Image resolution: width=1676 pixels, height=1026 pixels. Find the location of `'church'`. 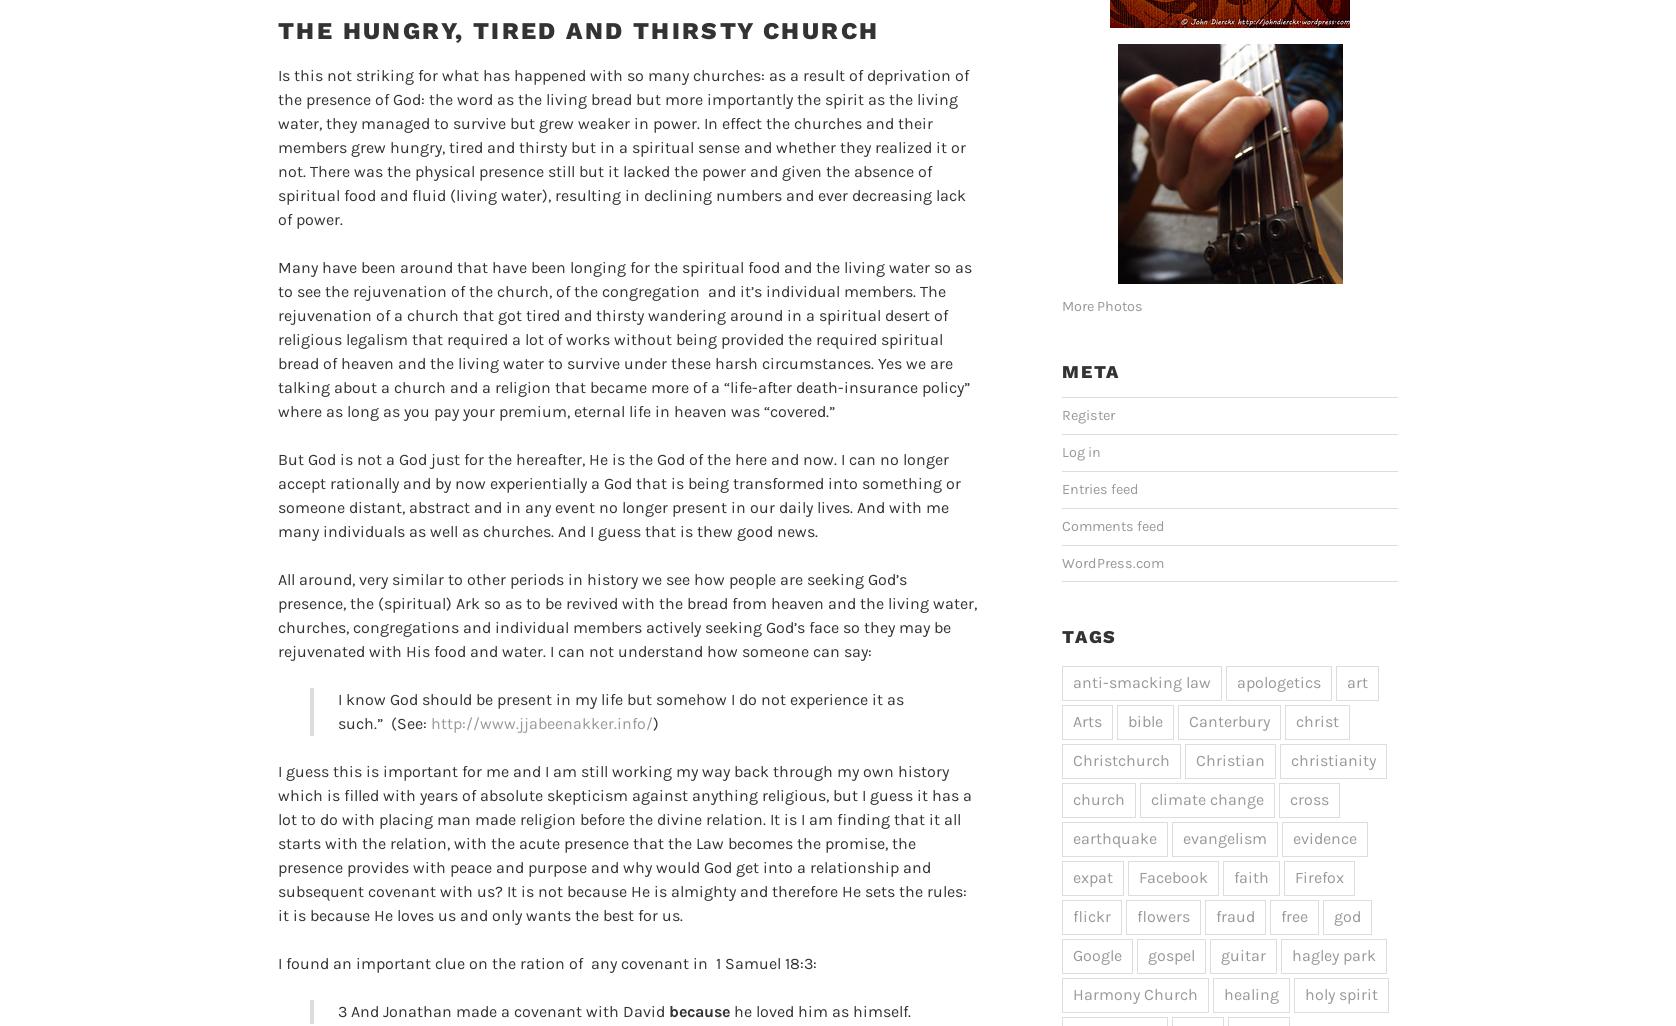

'church' is located at coordinates (1097, 797).